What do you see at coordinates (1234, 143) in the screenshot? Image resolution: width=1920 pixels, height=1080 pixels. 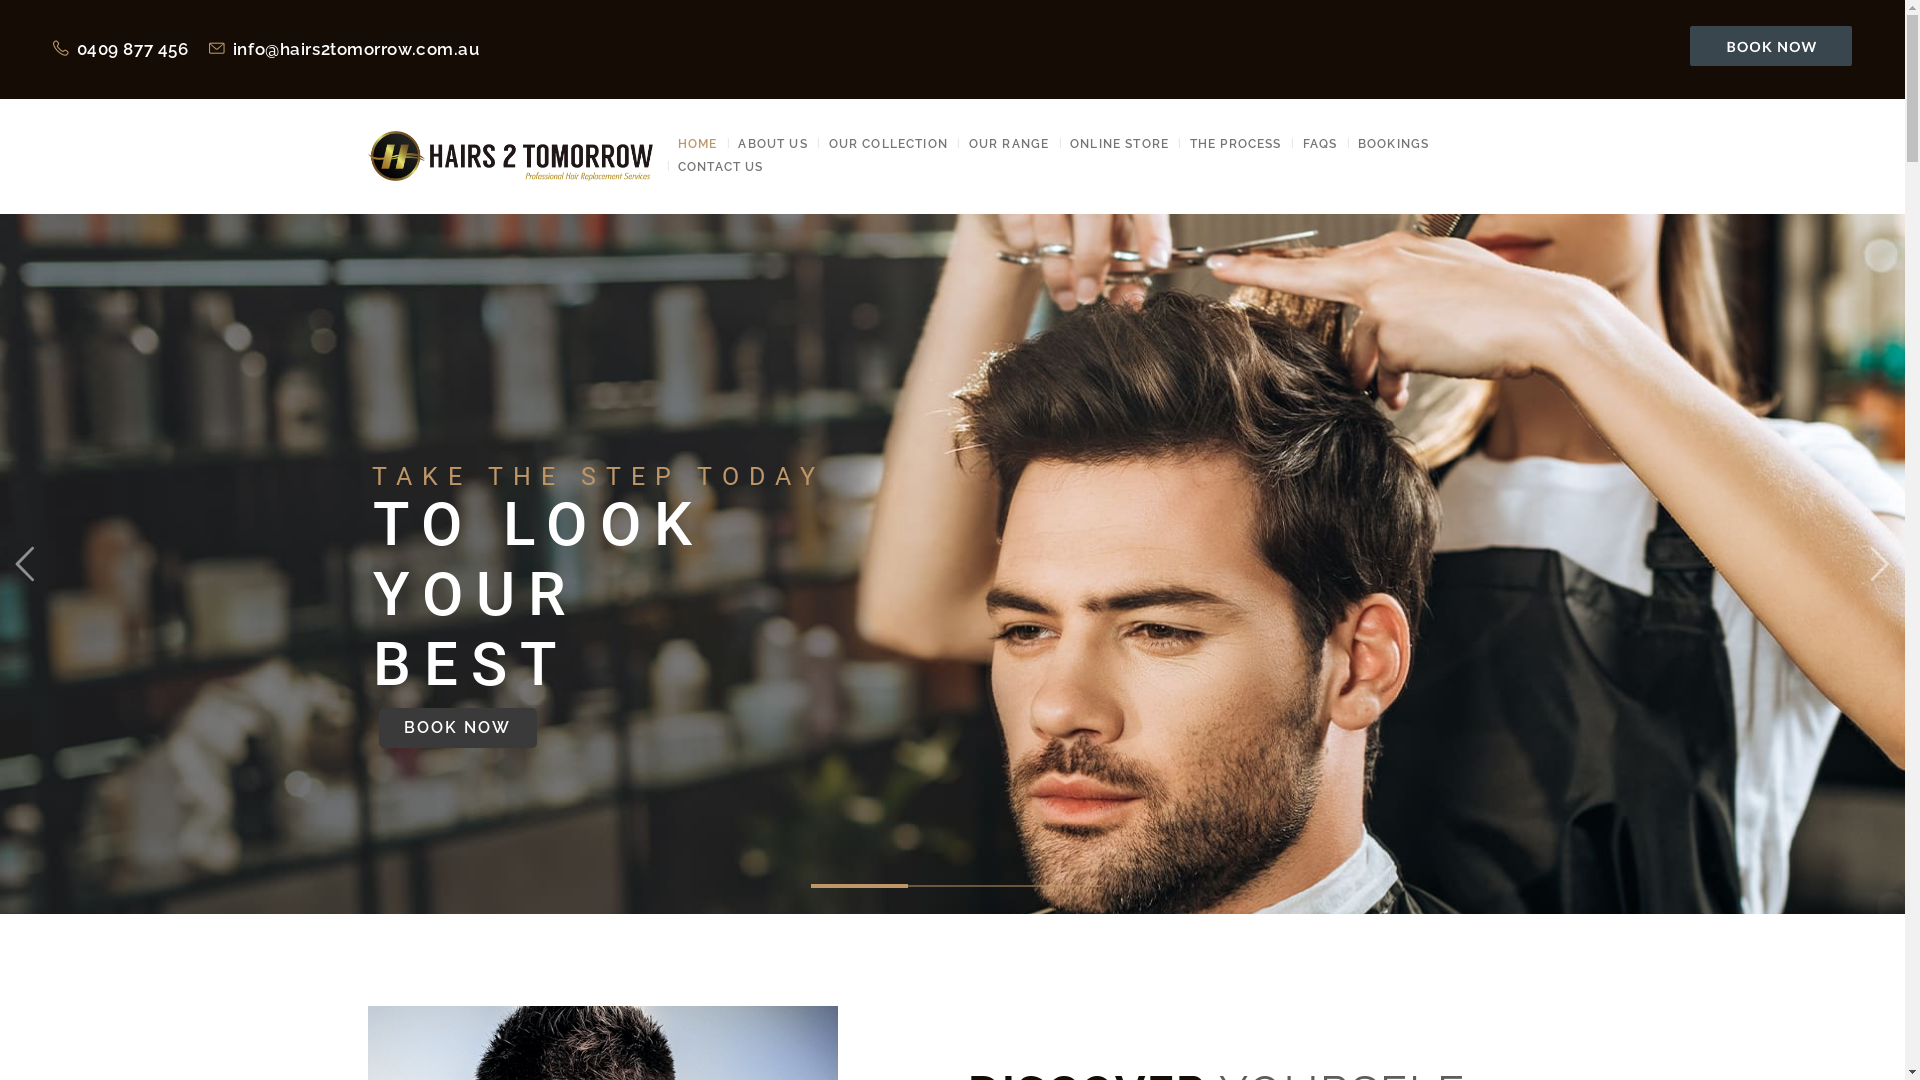 I see `'THE PROCESS'` at bounding box center [1234, 143].